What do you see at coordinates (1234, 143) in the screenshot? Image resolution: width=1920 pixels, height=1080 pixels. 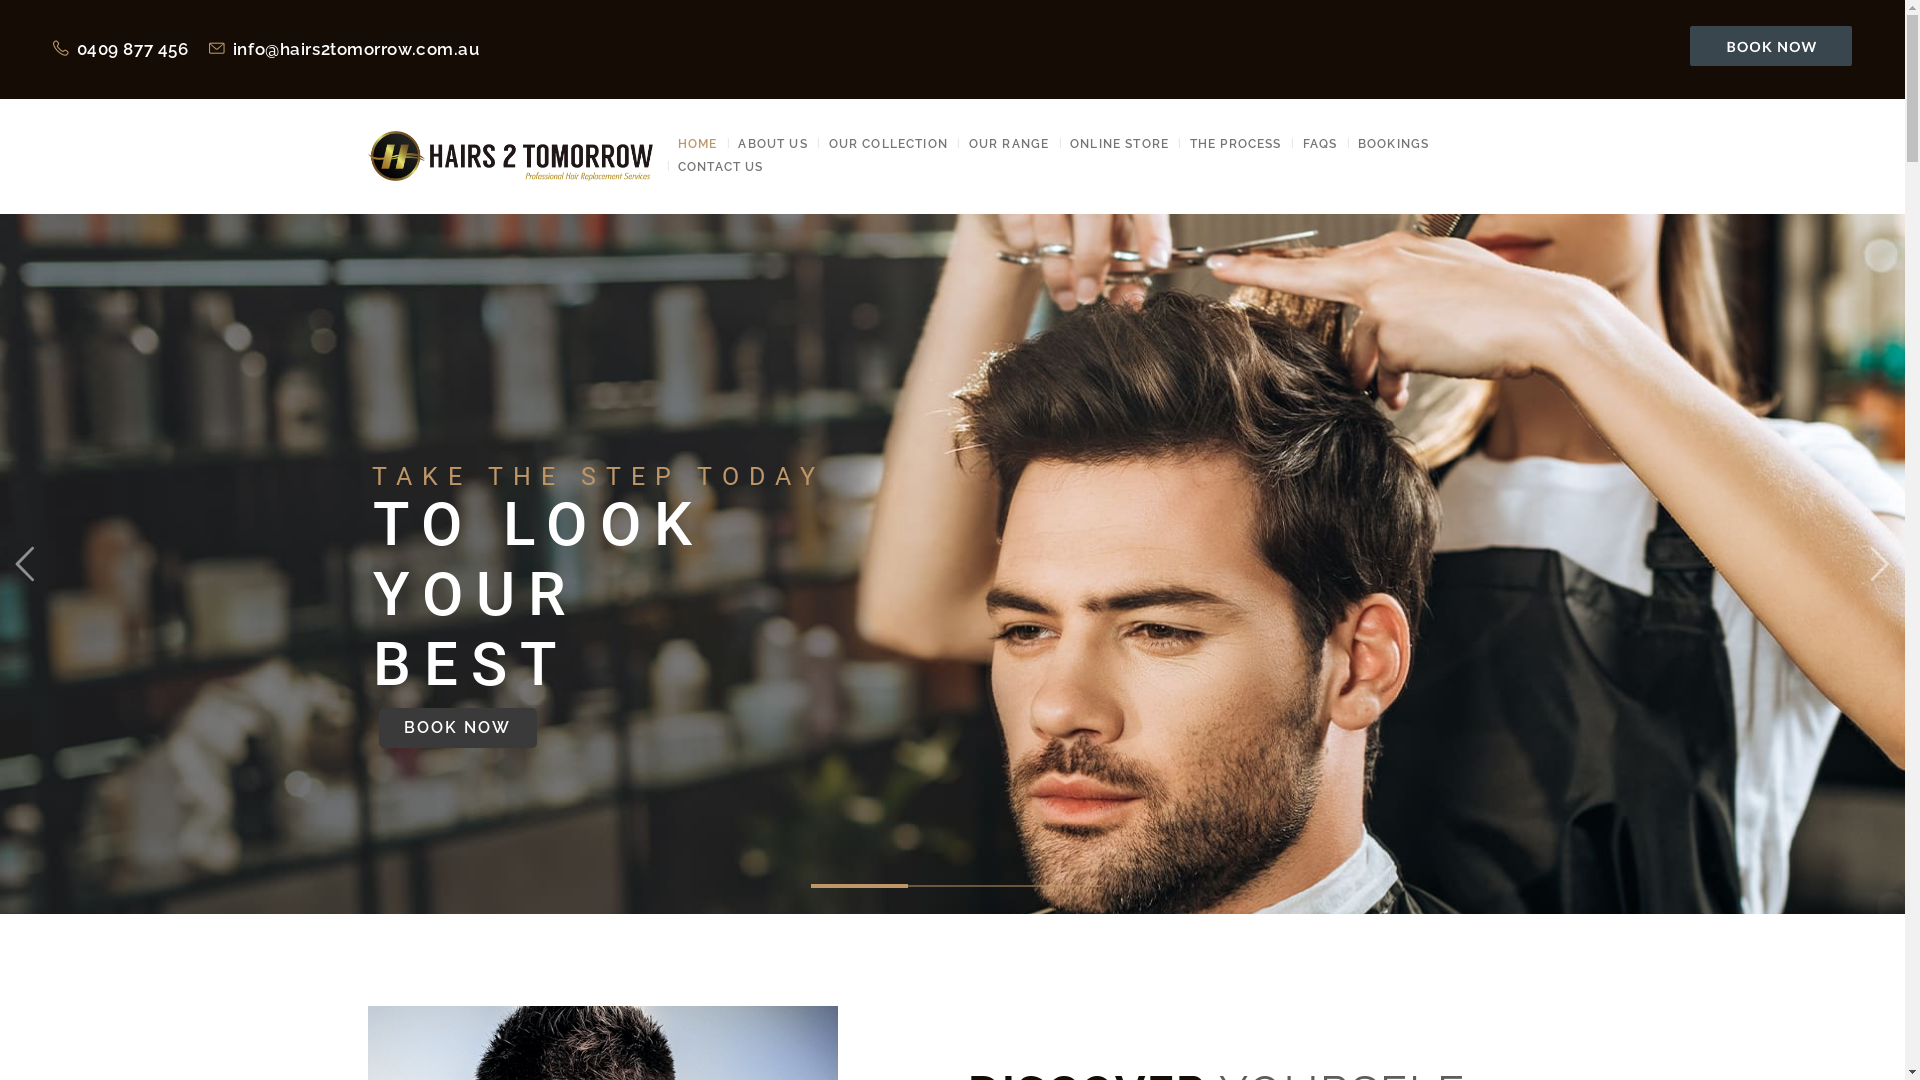 I see `'THE PROCESS'` at bounding box center [1234, 143].